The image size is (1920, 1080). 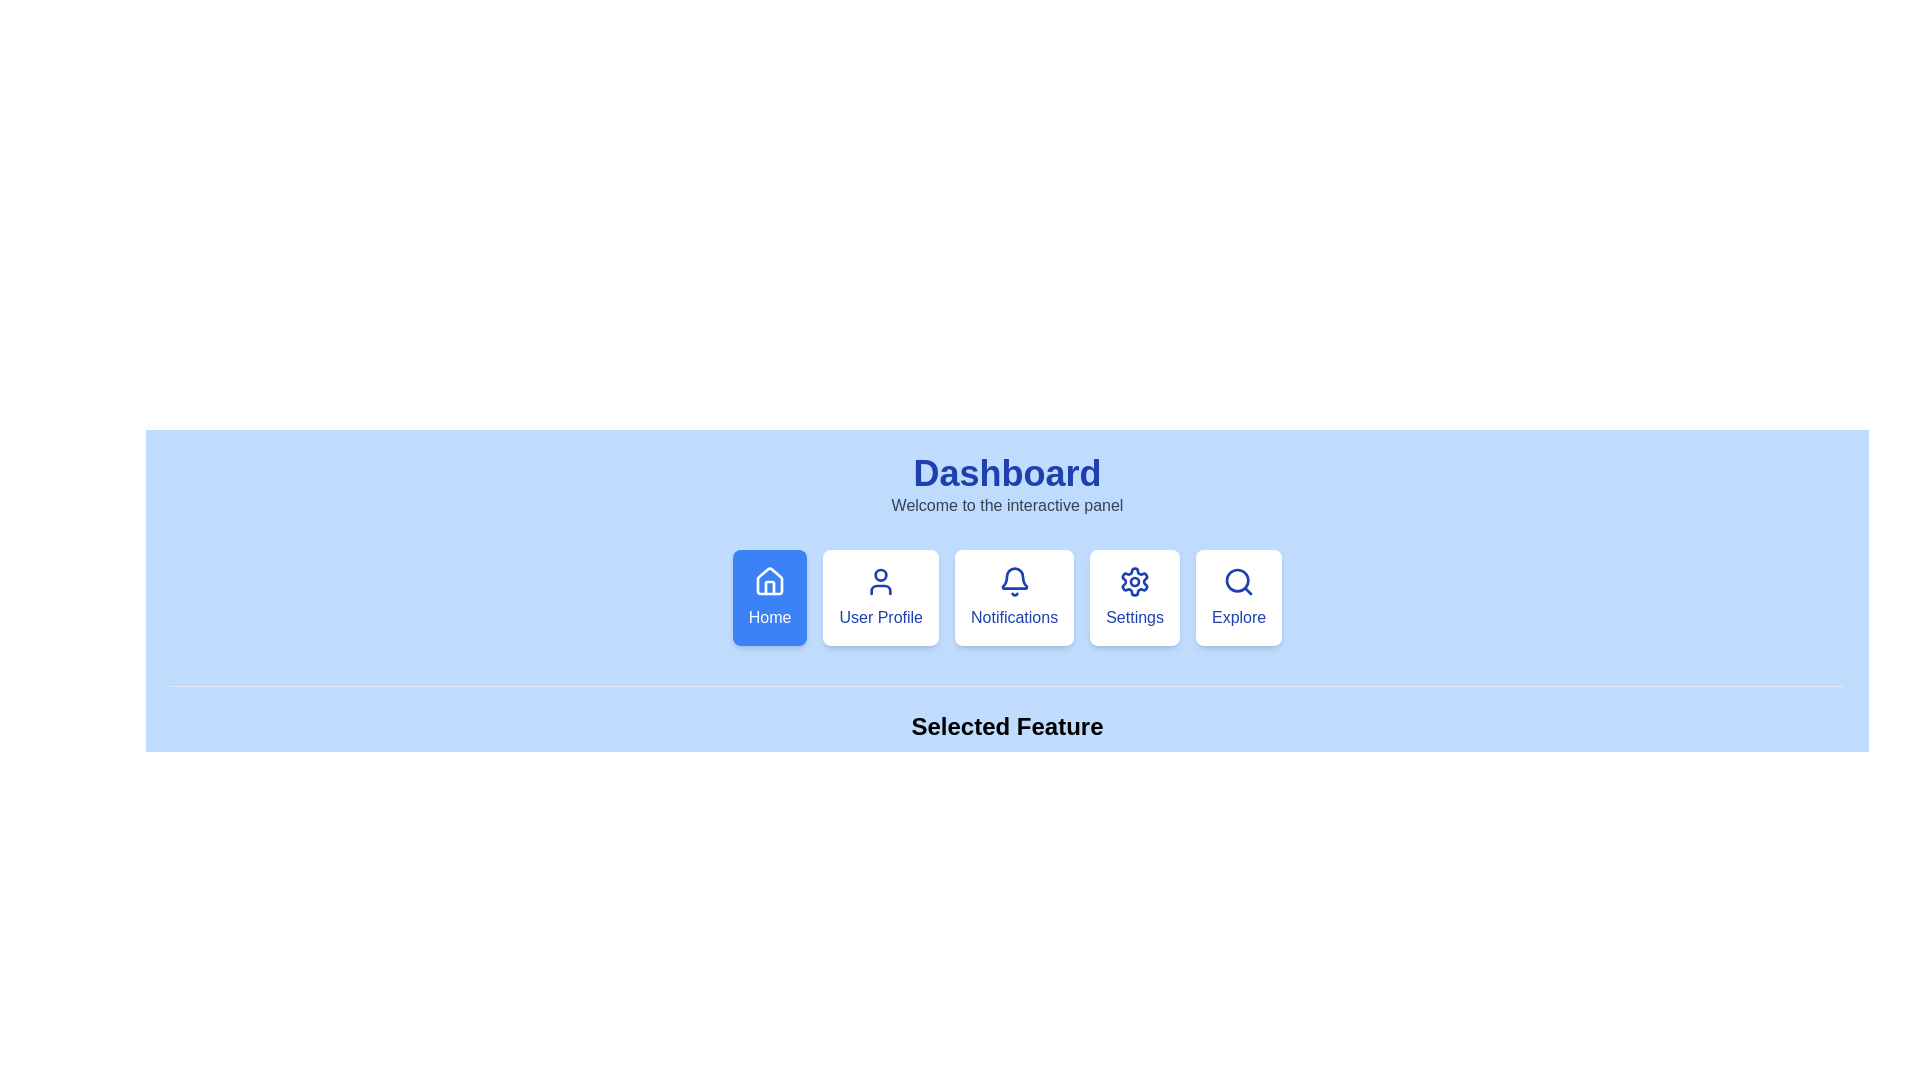 What do you see at coordinates (1236, 580) in the screenshot?
I see `the 'Explore' button, represented by a magnifying glass icon, which contains the circular shape for searching or exploring features` at bounding box center [1236, 580].